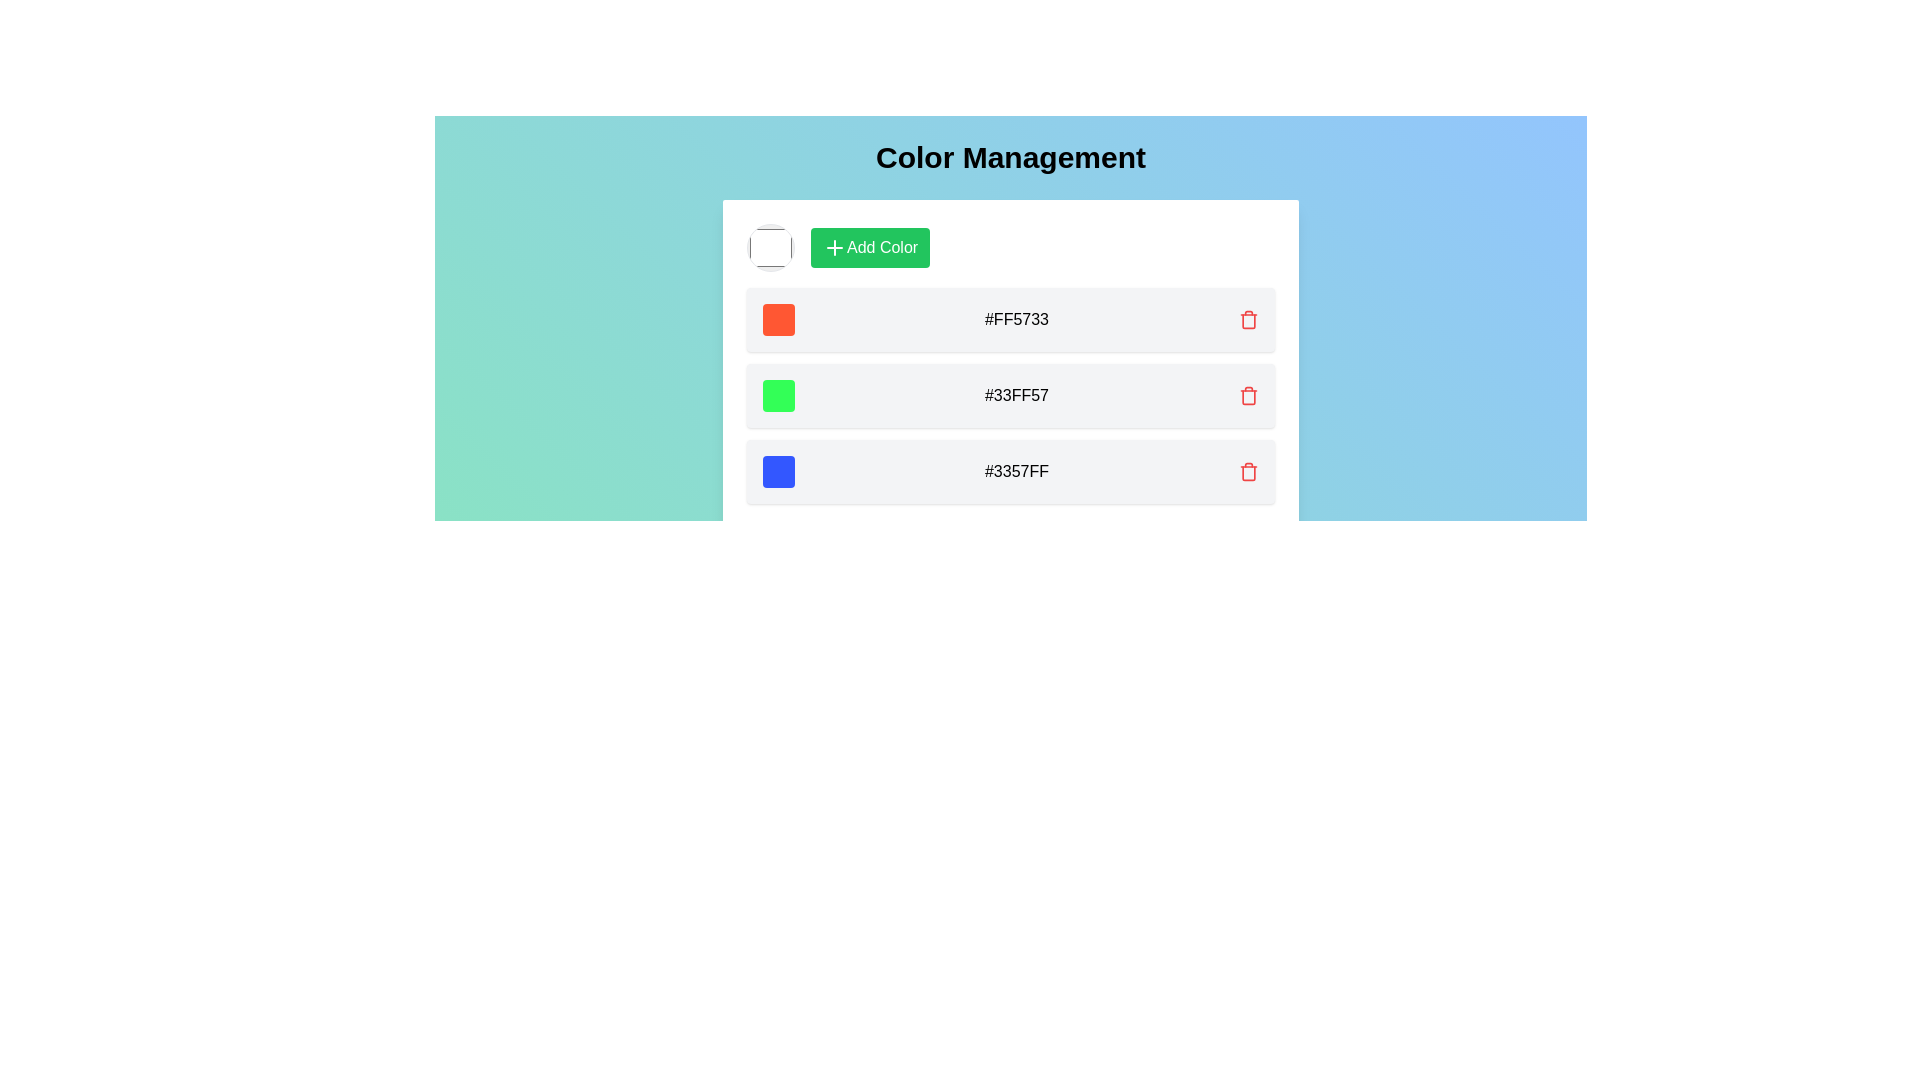  I want to click on the second ListItem in the vertical list, which has a light gray background, a green square on the left, a color code '#33FF57' in the middle, and a red delete icon on the right, so click(1011, 363).